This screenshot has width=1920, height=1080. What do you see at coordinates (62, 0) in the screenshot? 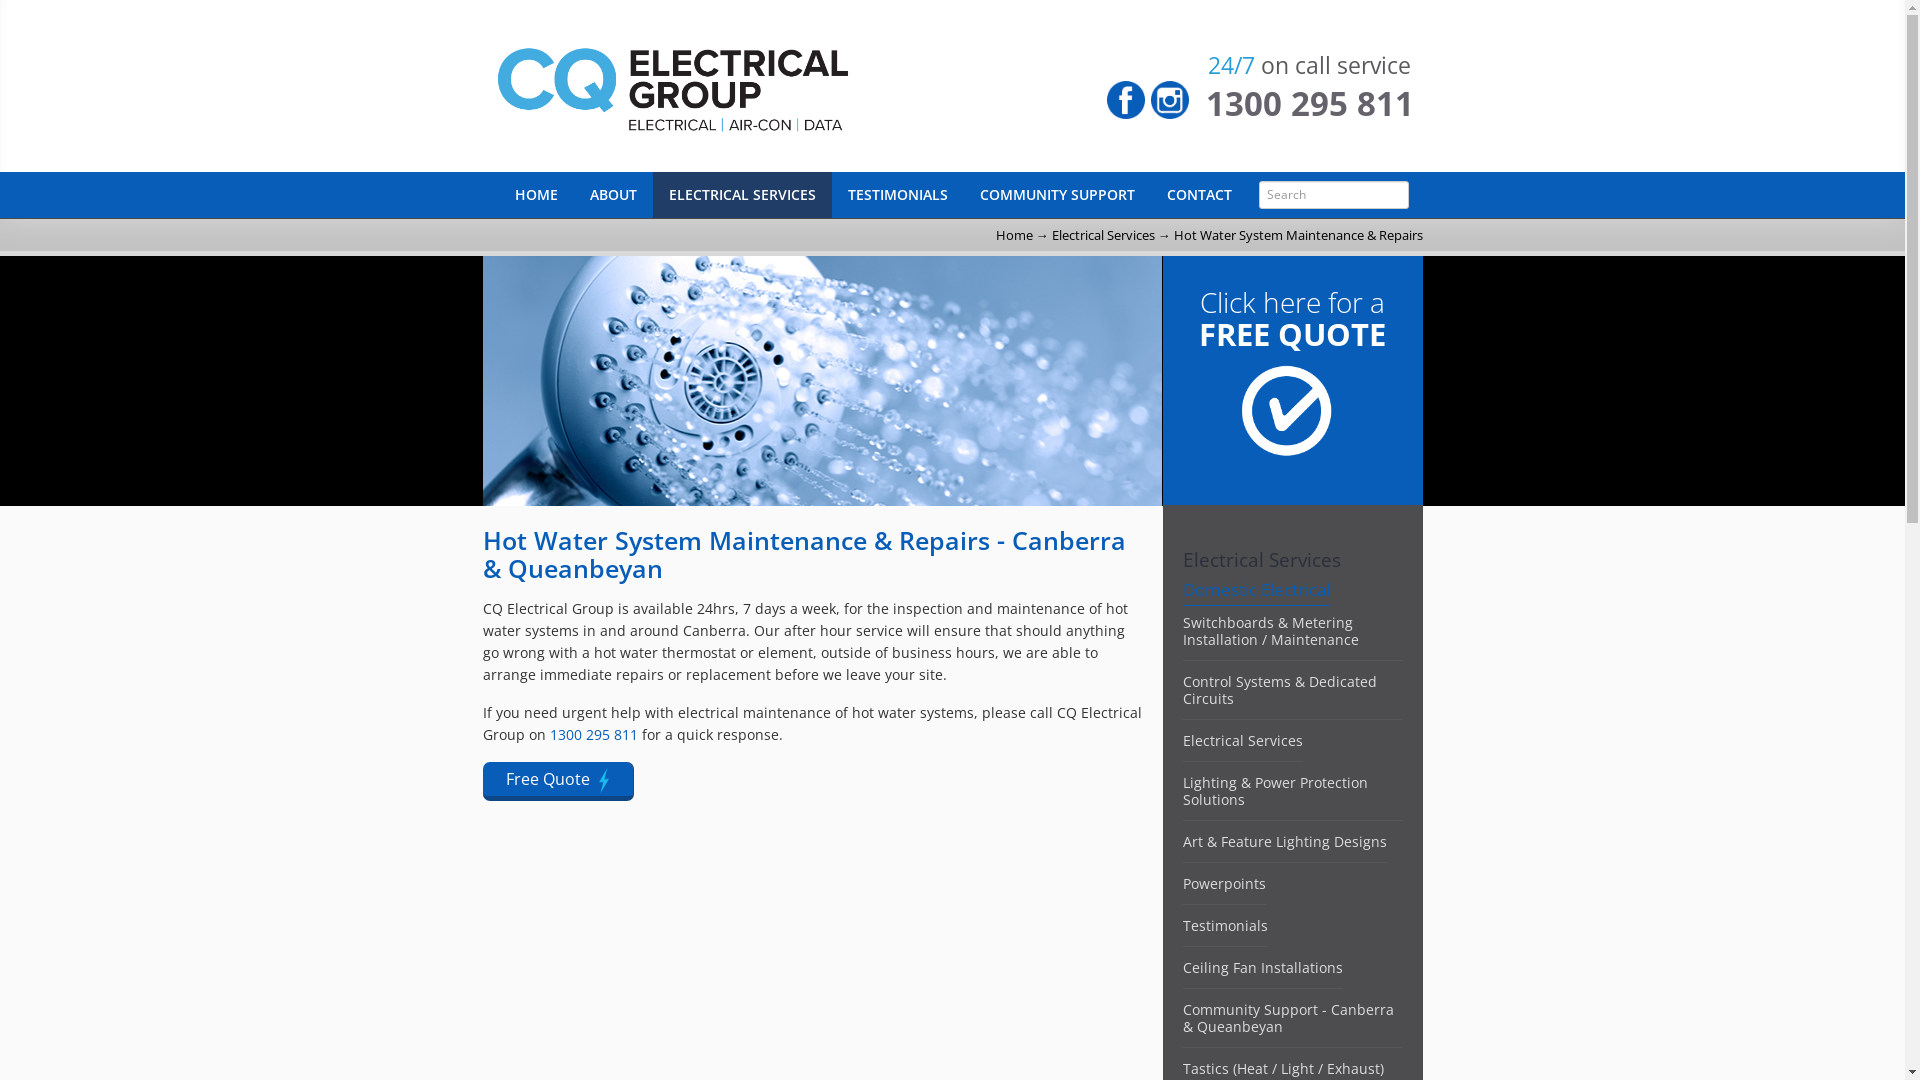
I see `'Skip to main content'` at bounding box center [62, 0].